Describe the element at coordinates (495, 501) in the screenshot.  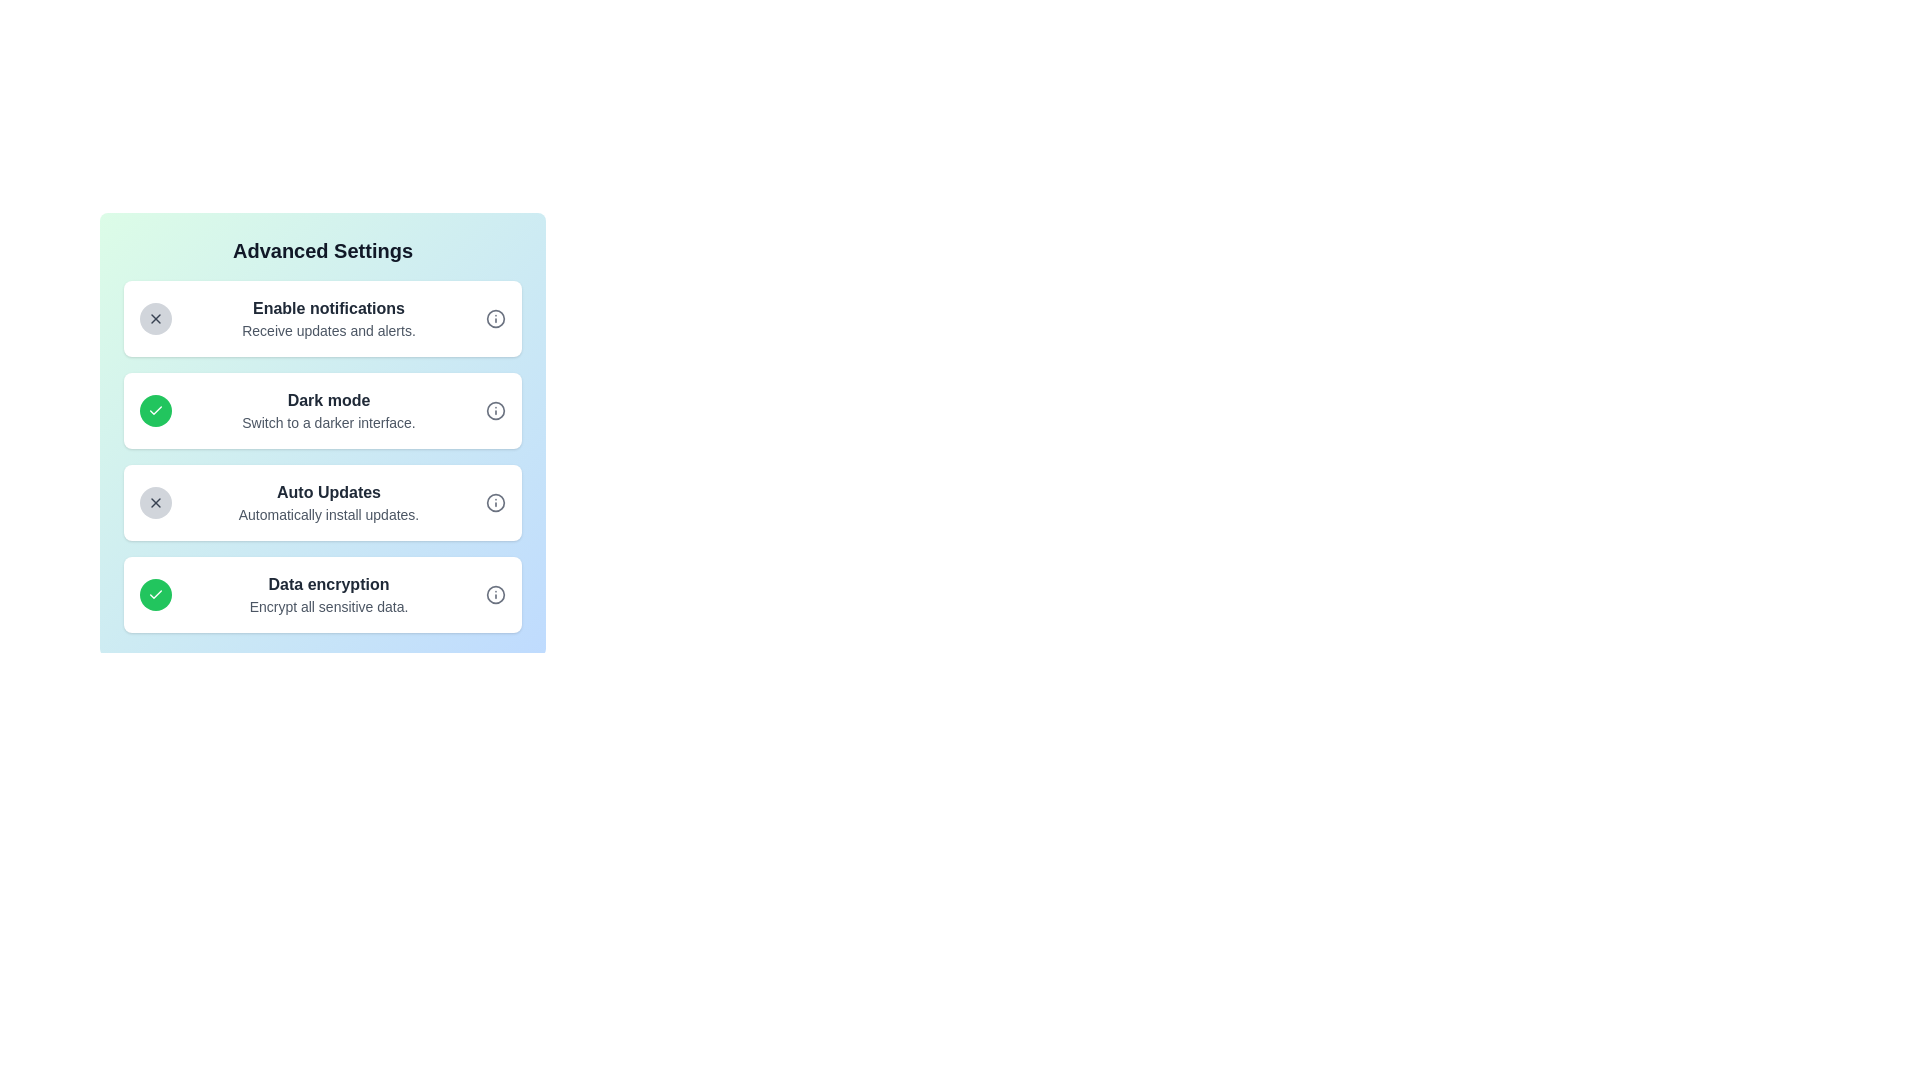
I see `the information icon for Auto Updates to view its description` at that location.